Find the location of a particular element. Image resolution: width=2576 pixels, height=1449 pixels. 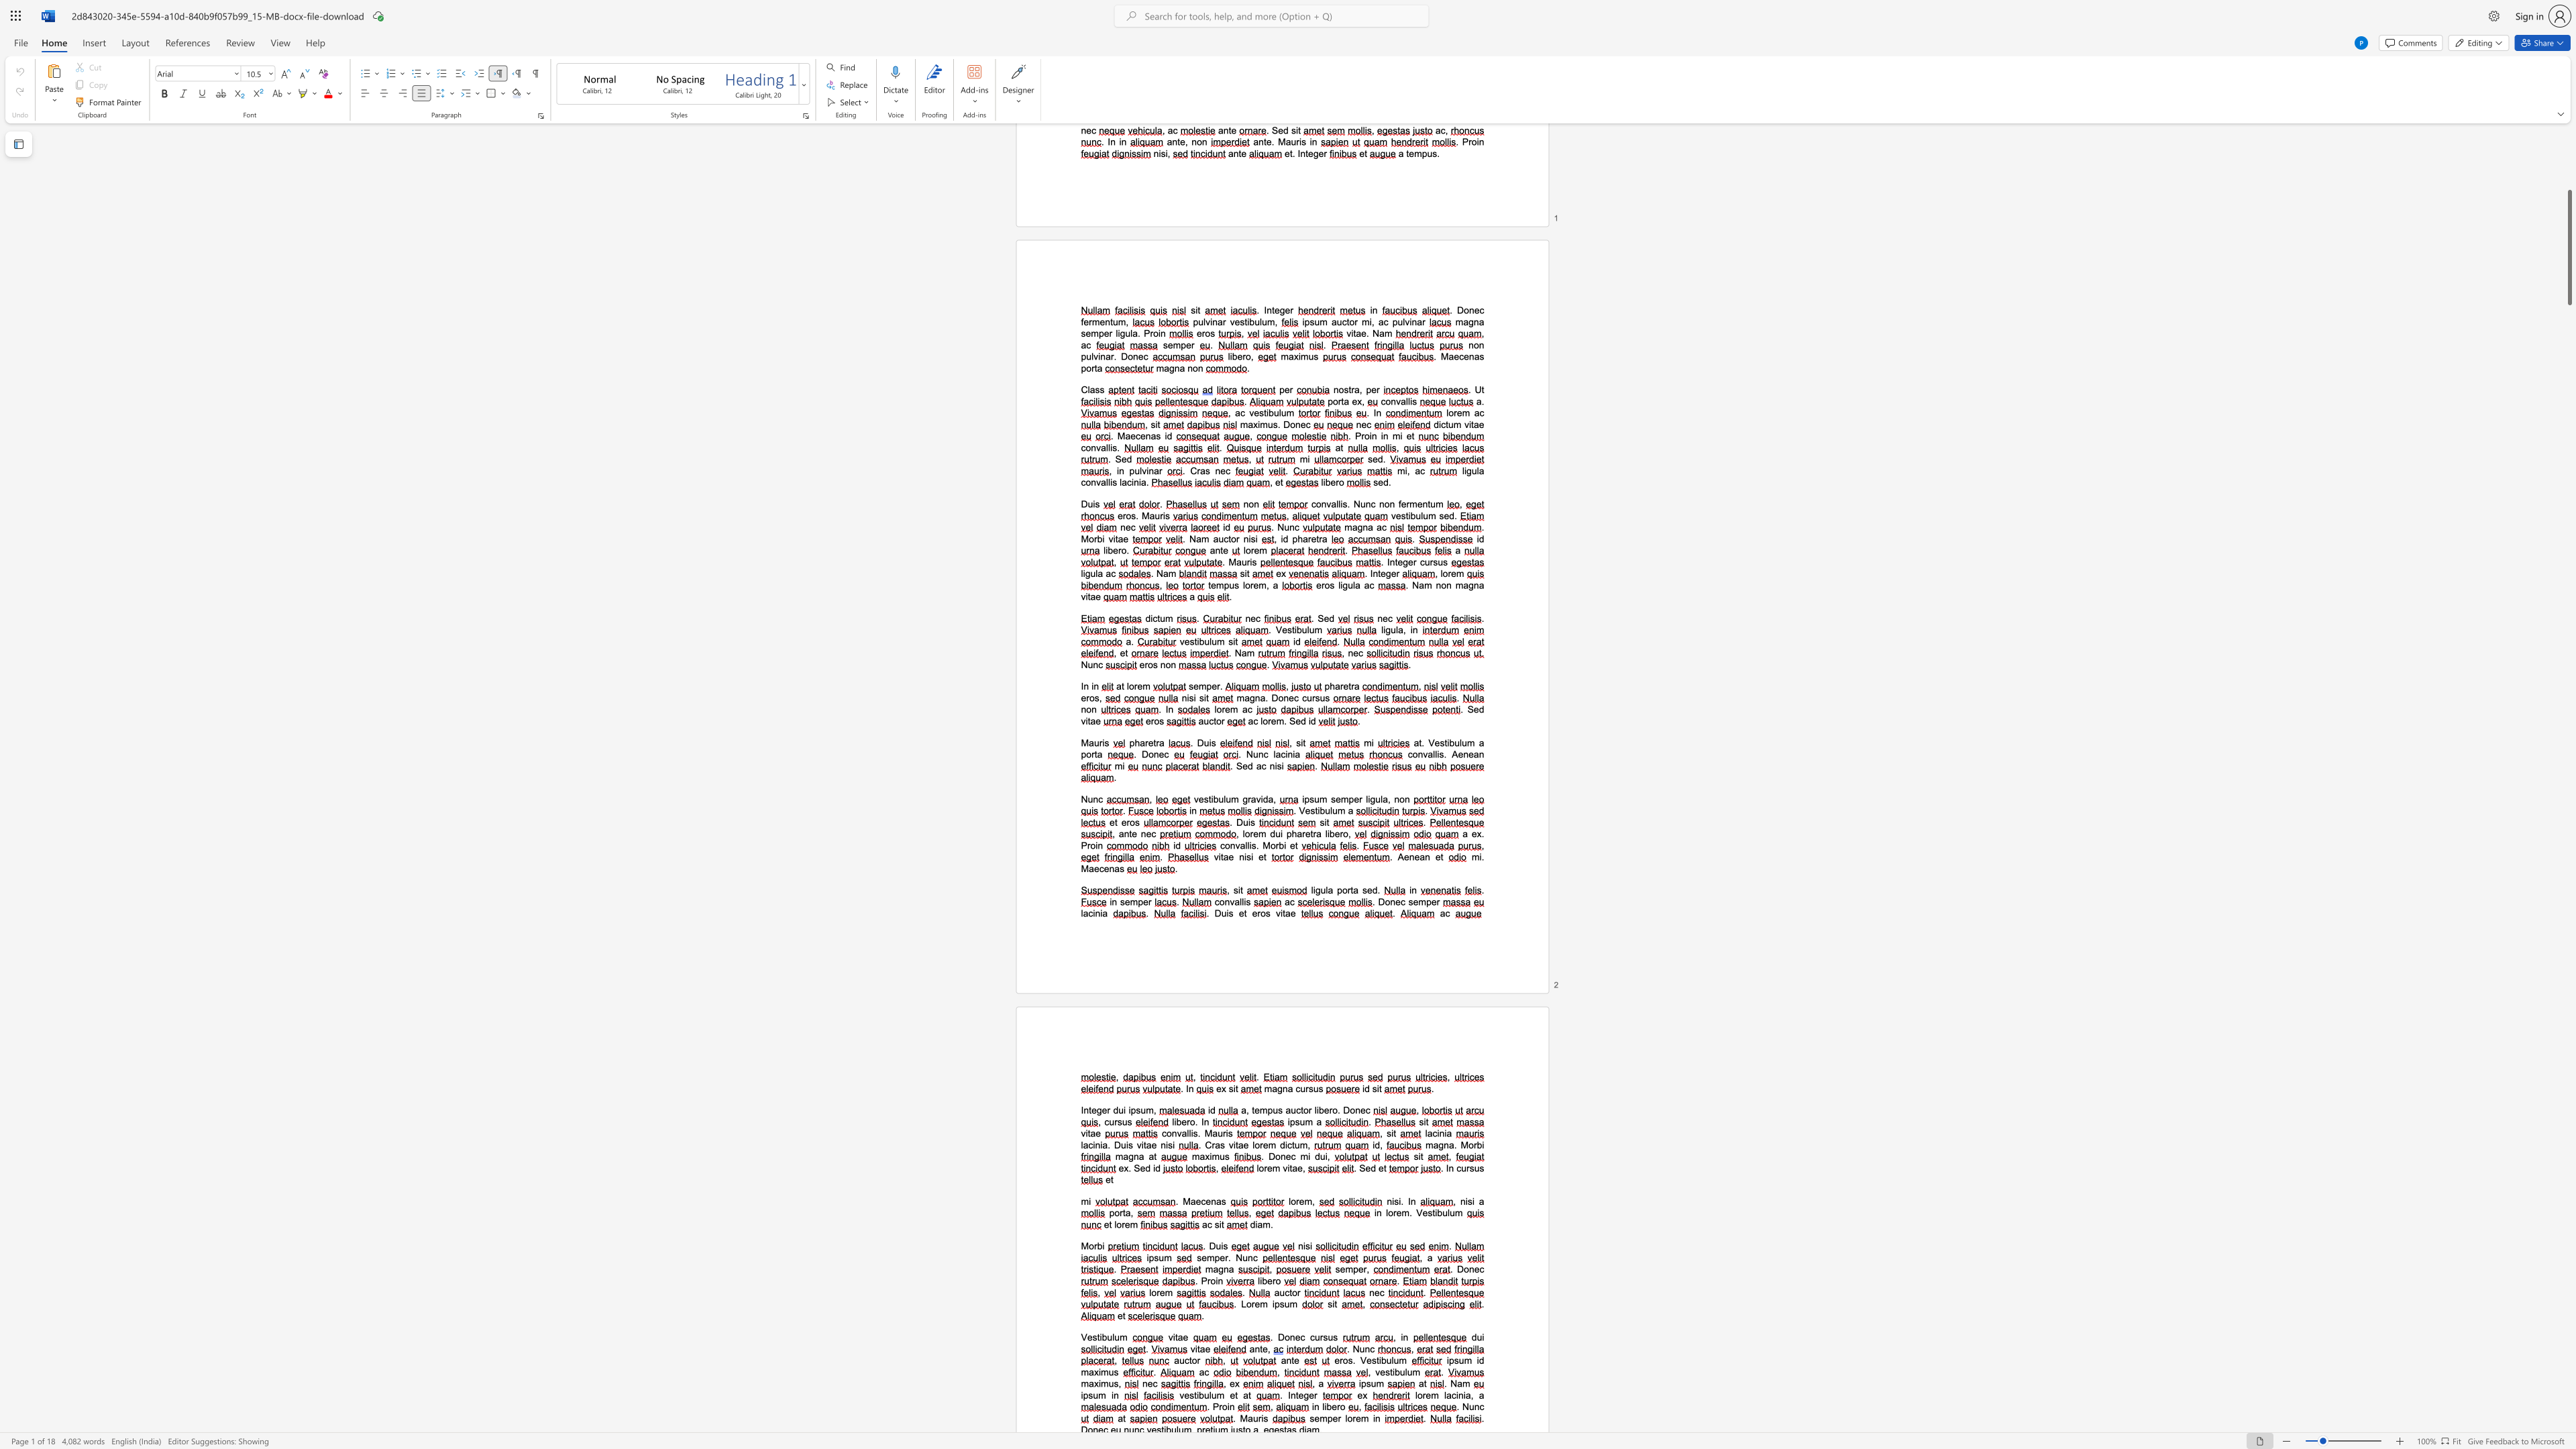

the space between the continuous character "i" and "s" in the text is located at coordinates (1245, 902).